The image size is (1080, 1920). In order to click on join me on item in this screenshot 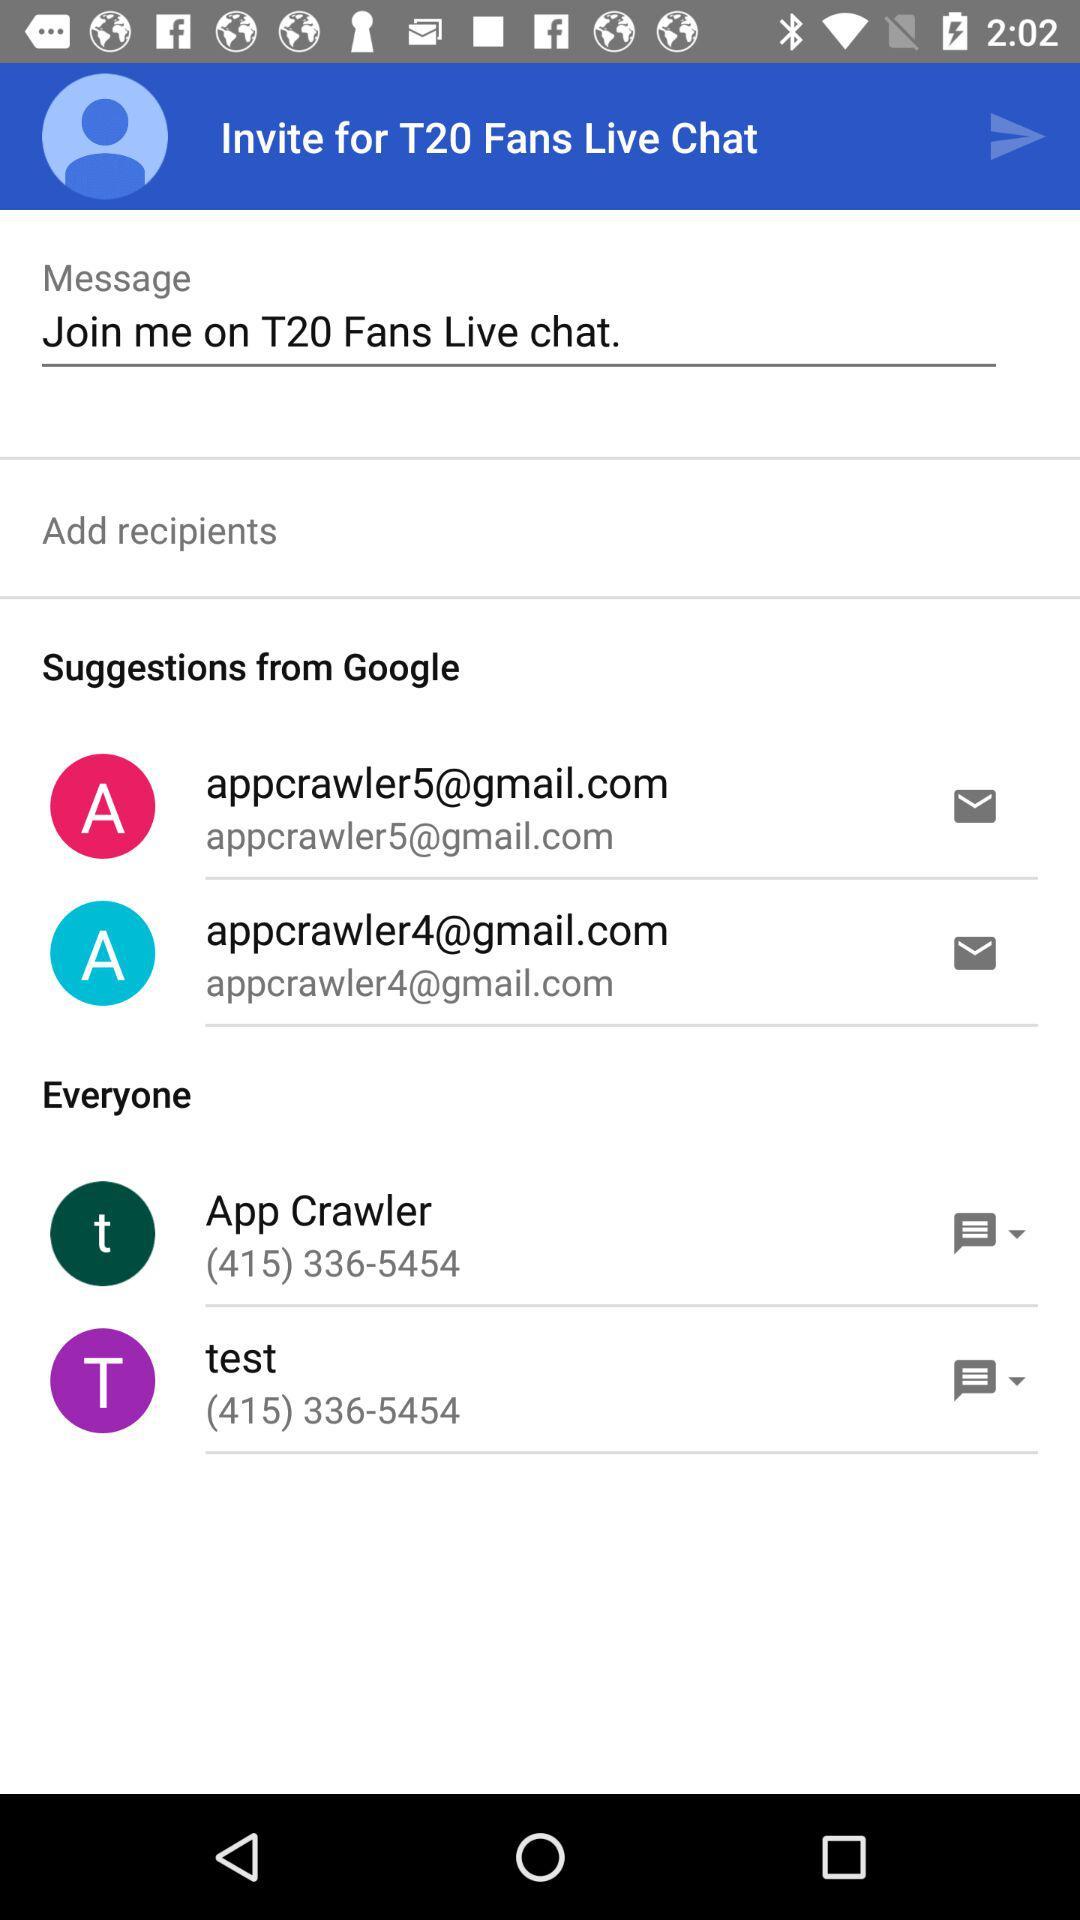, I will do `click(518, 330)`.